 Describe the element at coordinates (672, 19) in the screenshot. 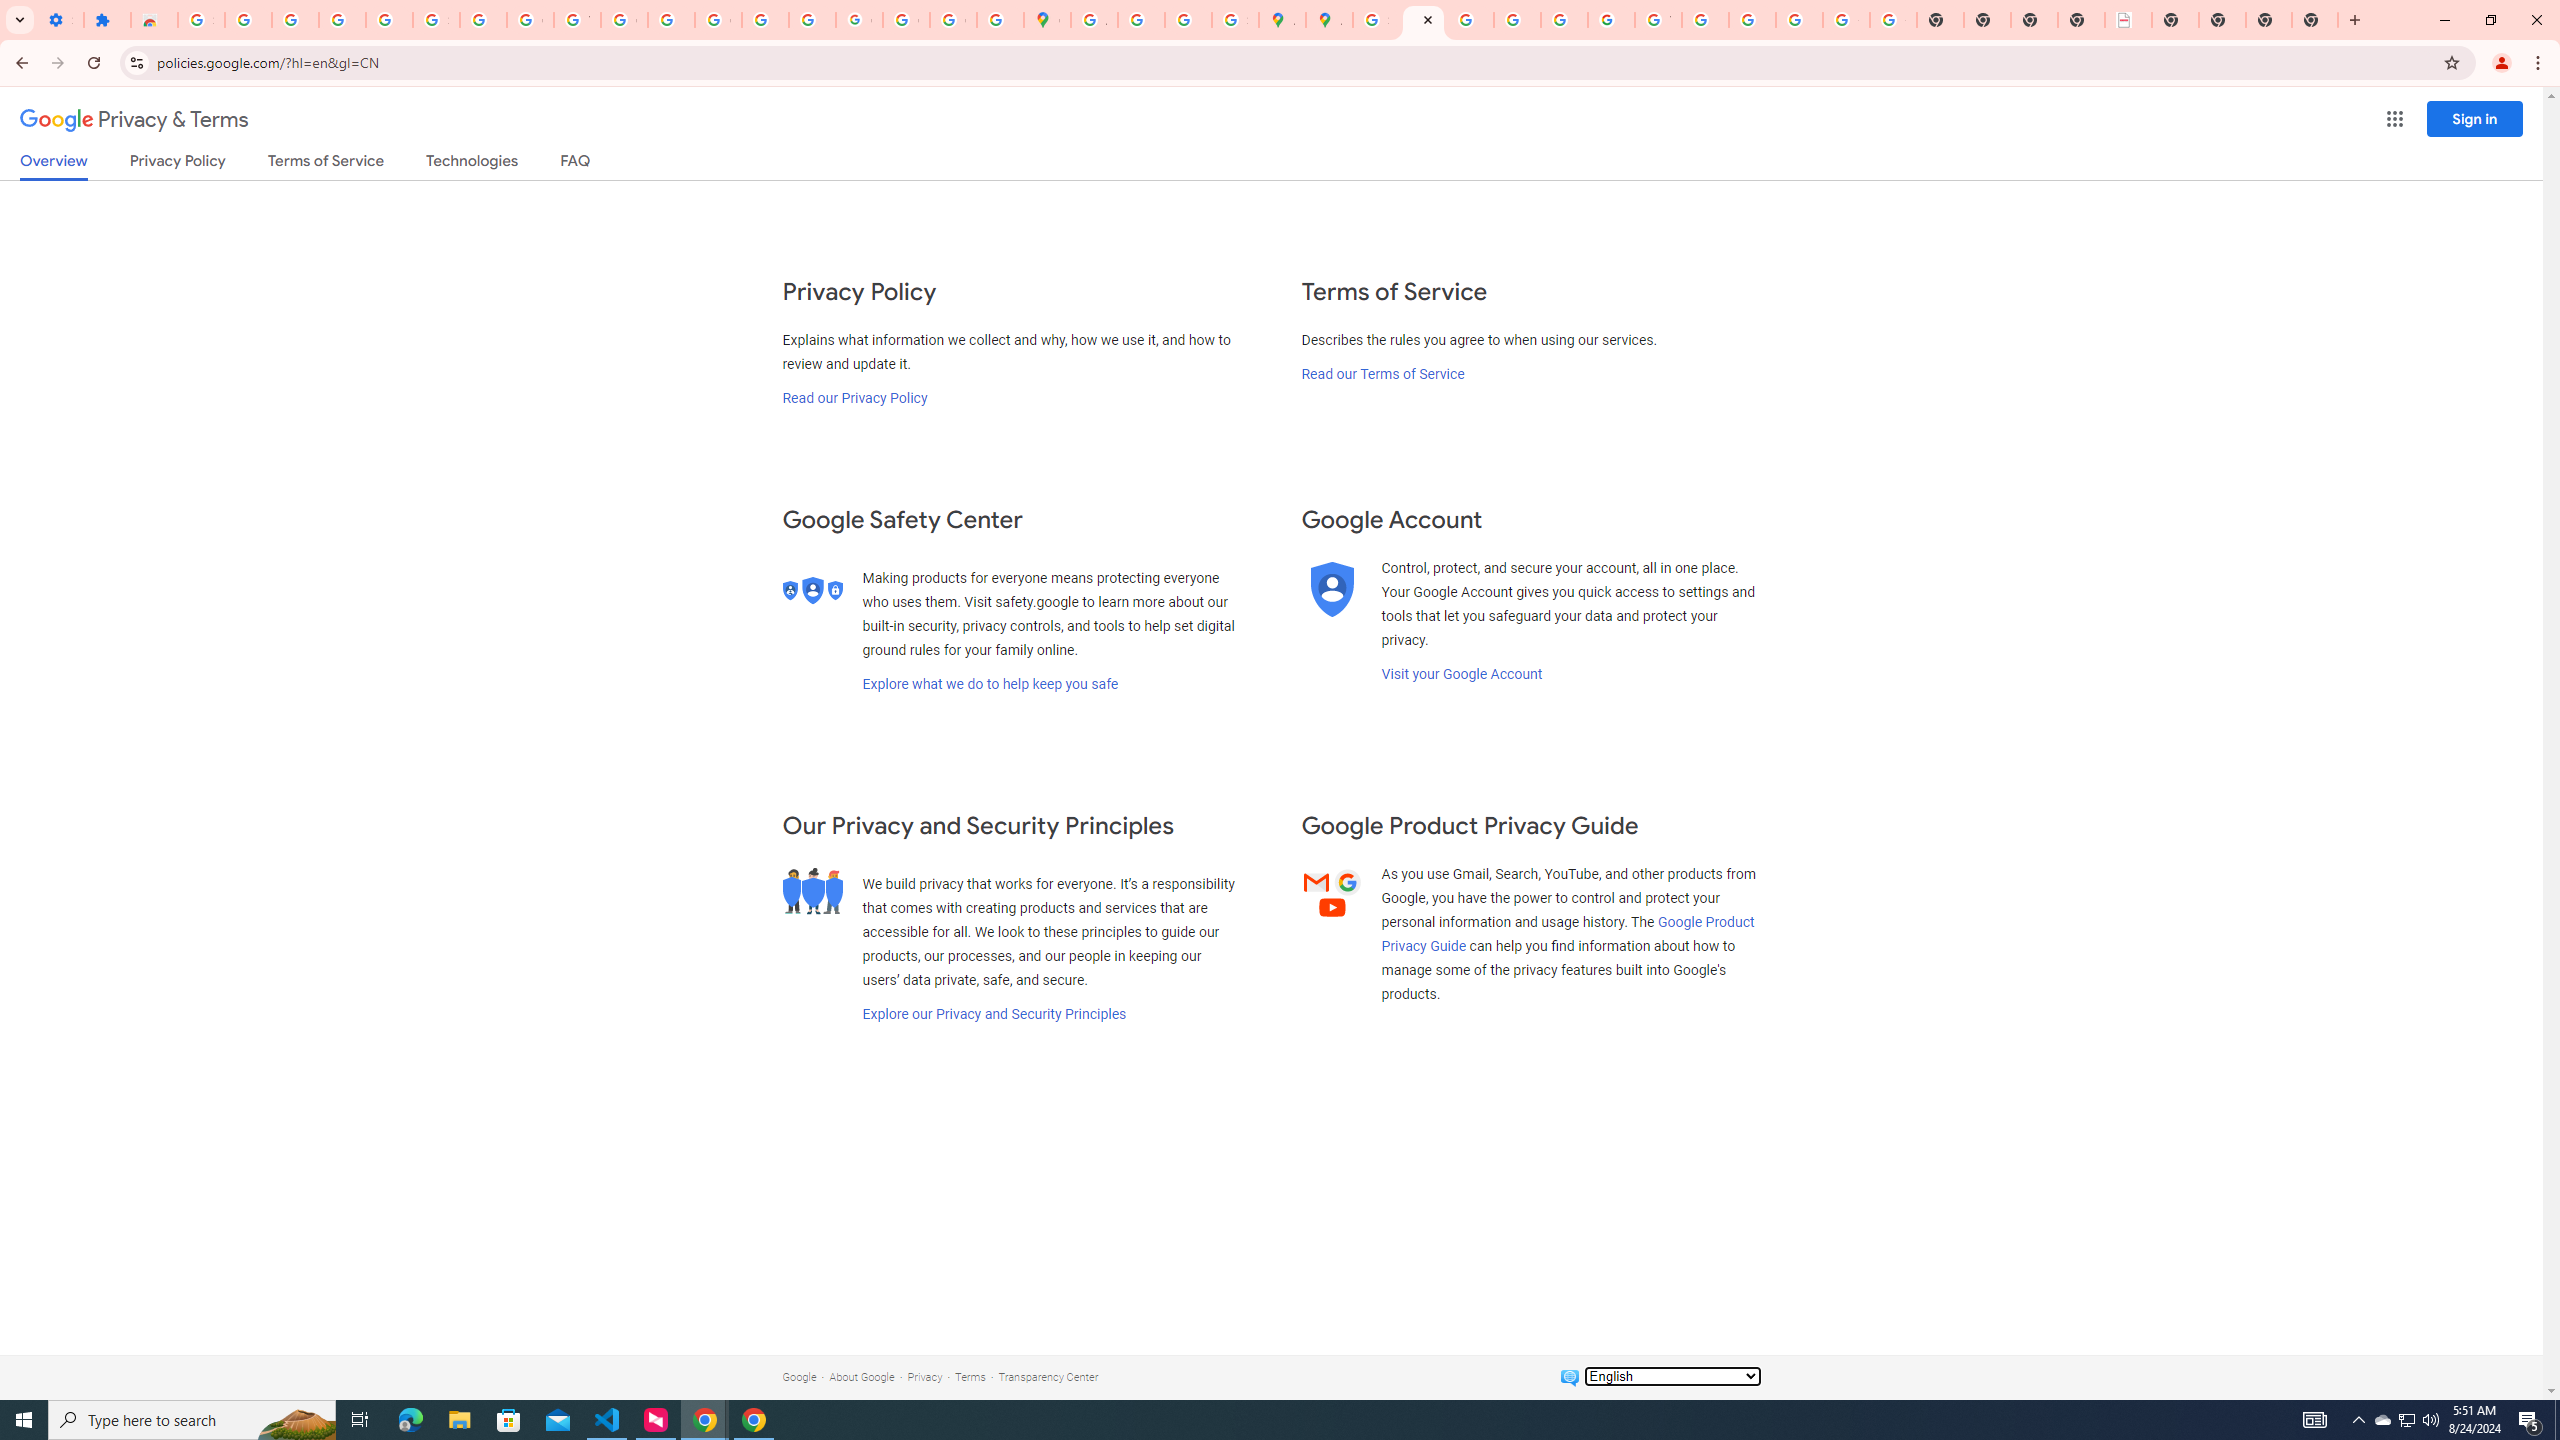

I see `'https://scholar.google.com/'` at that location.